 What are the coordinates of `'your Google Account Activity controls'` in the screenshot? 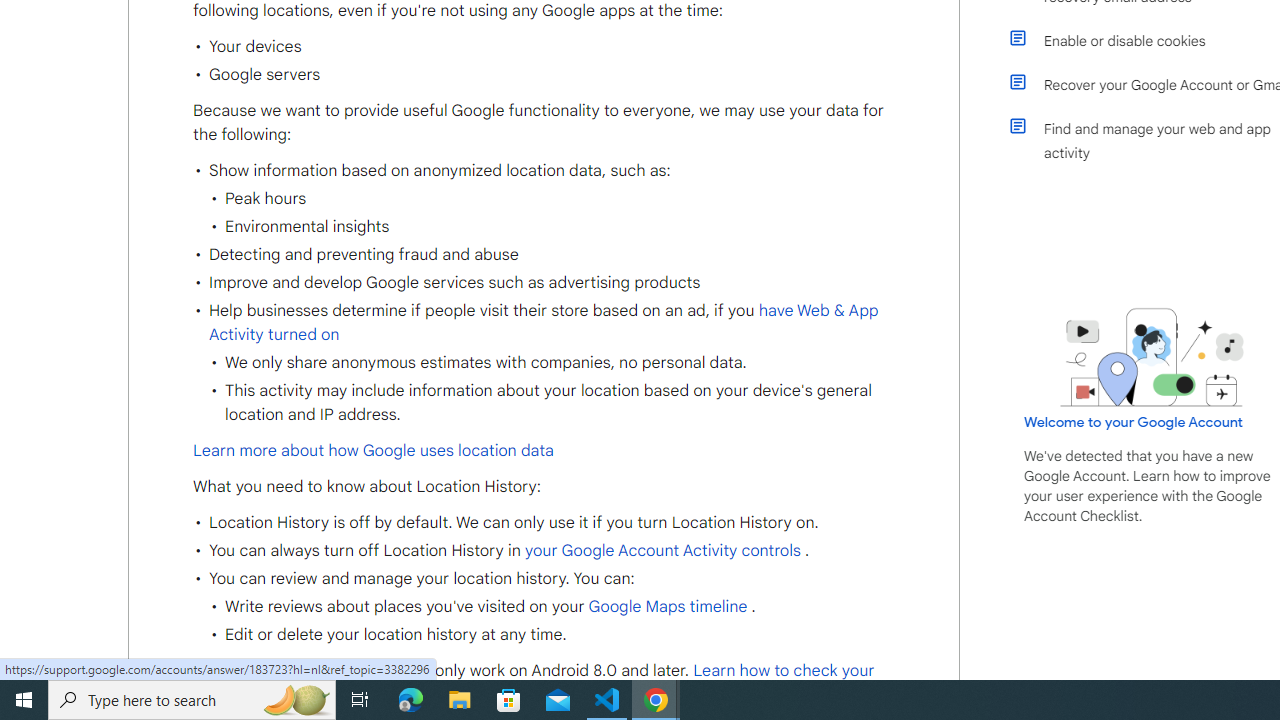 It's located at (662, 550).